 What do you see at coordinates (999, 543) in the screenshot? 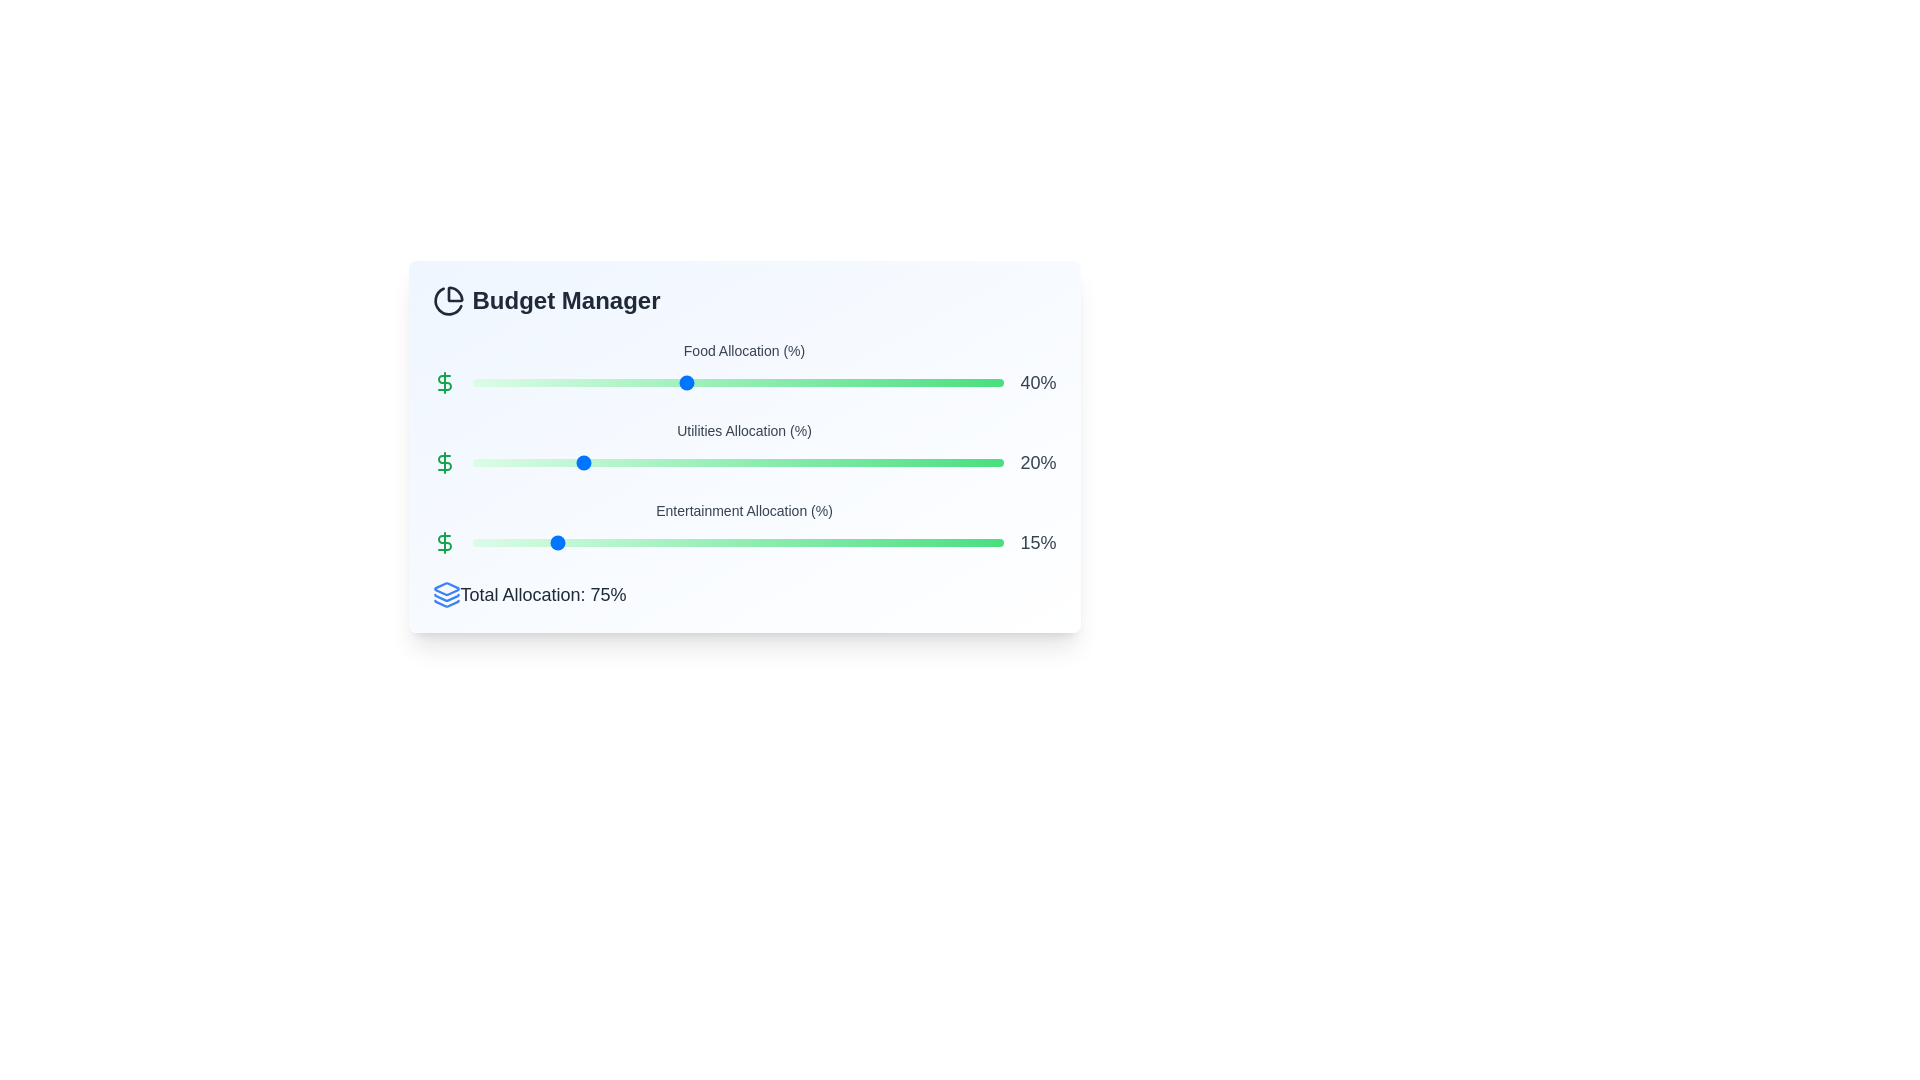
I see `the Entertainment Allocation slider to 99%` at bounding box center [999, 543].